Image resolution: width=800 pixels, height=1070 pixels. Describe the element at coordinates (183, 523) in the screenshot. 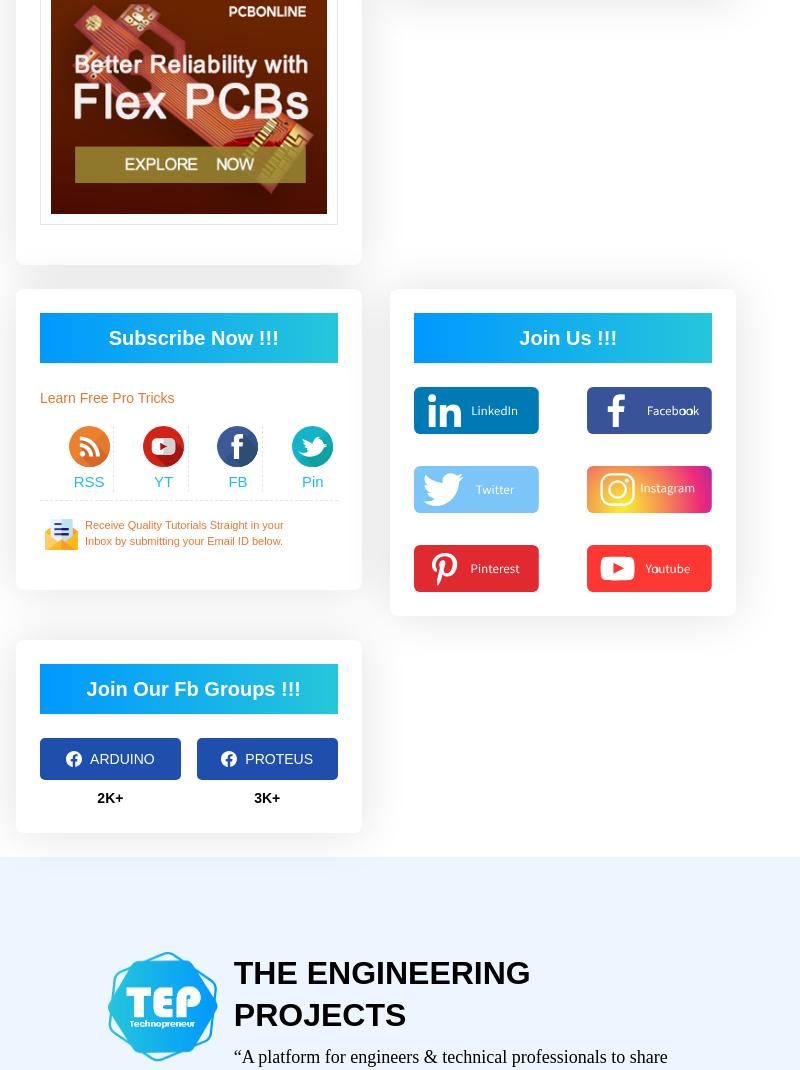

I see `'Receive Quality Tutorials Straight in your'` at that location.